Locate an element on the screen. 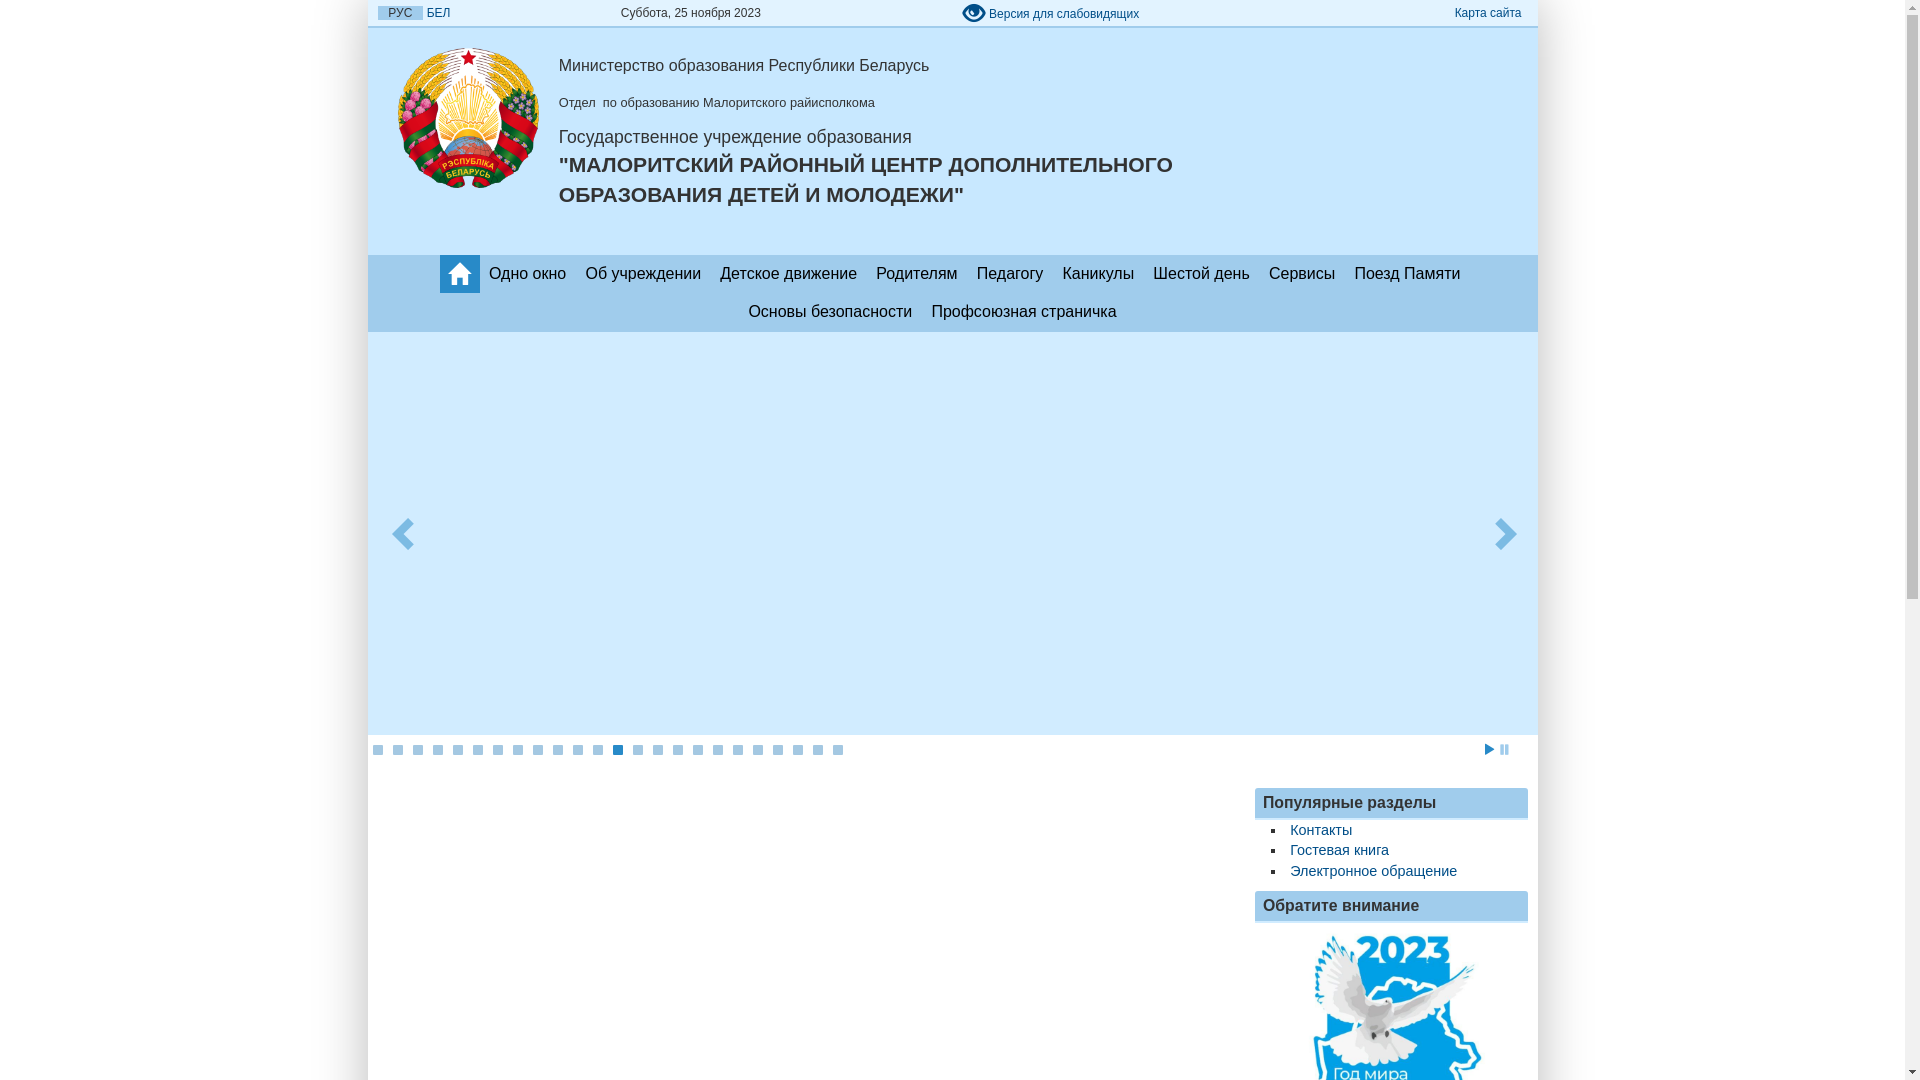  '11' is located at coordinates (575, 749).